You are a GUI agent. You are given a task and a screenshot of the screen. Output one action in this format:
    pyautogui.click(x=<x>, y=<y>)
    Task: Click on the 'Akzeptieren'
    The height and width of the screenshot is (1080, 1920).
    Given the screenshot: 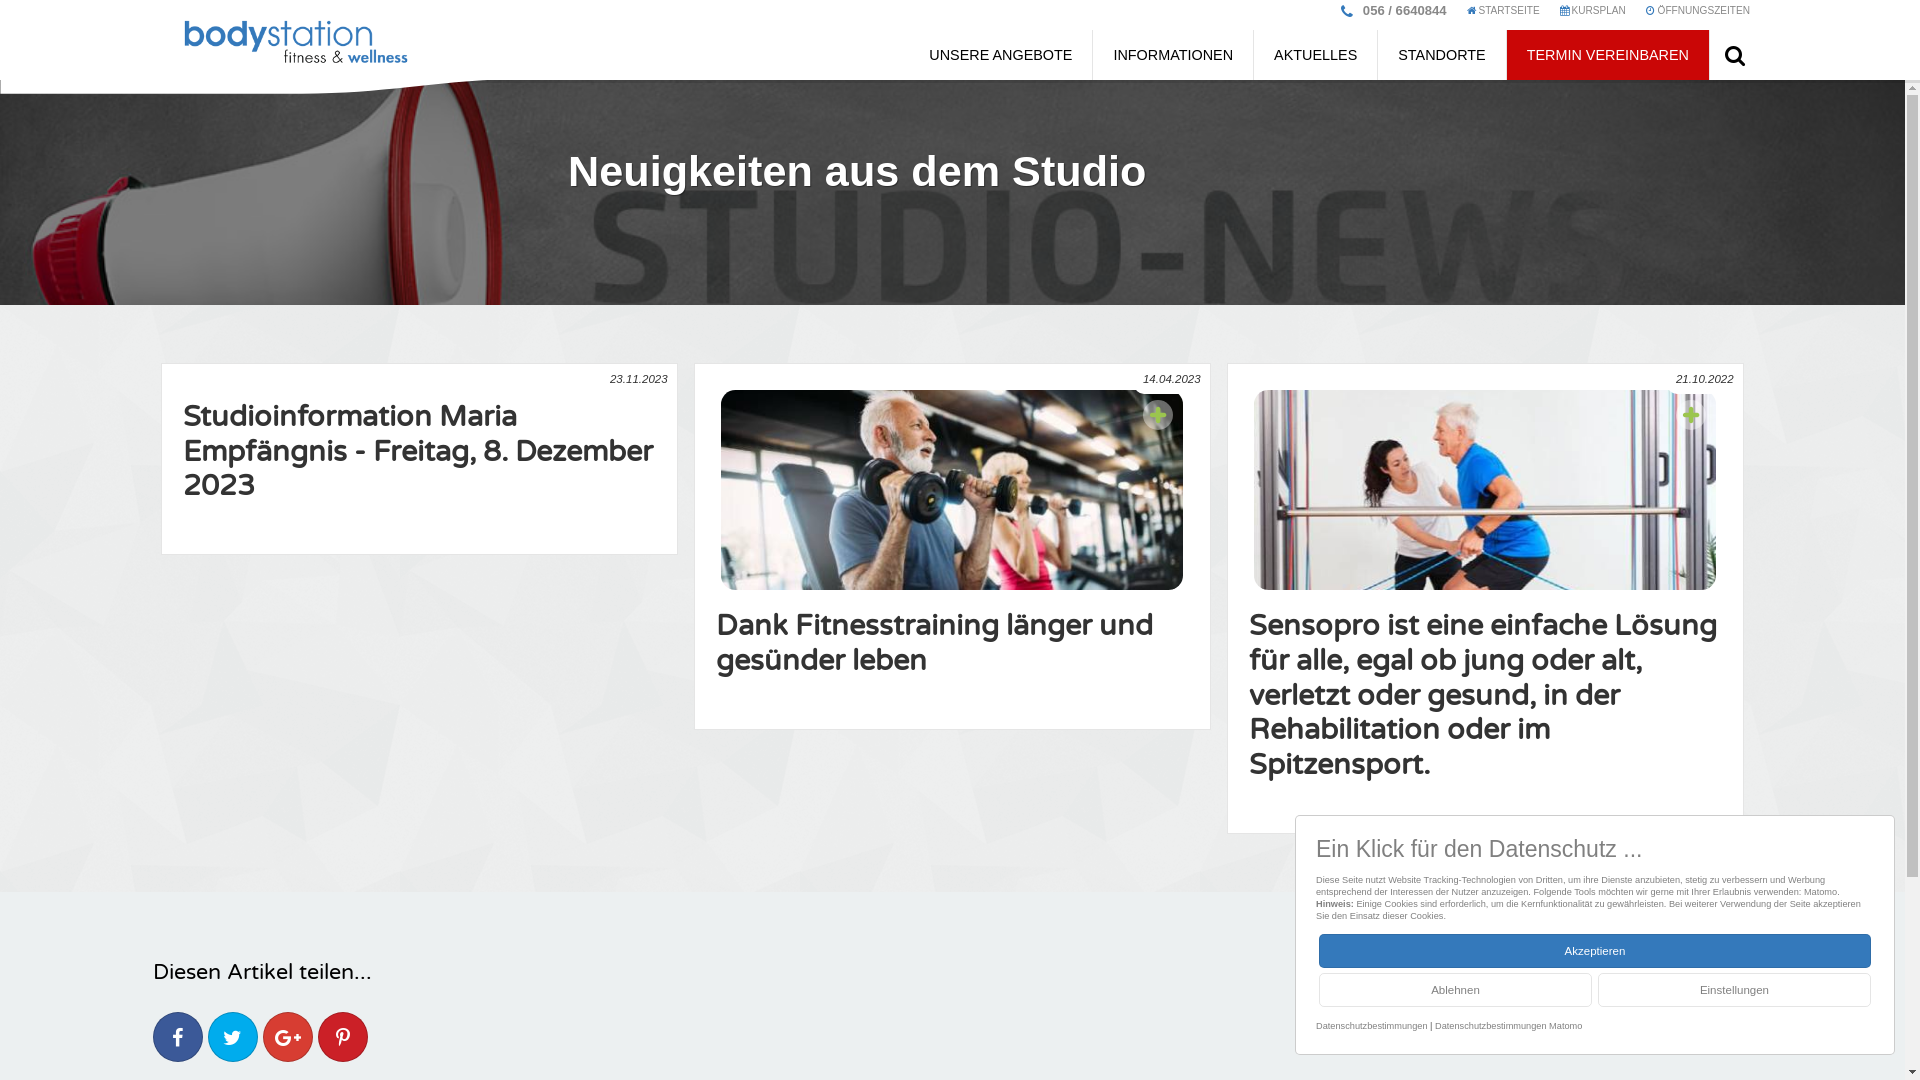 What is the action you would take?
    pyautogui.click(x=1593, y=950)
    